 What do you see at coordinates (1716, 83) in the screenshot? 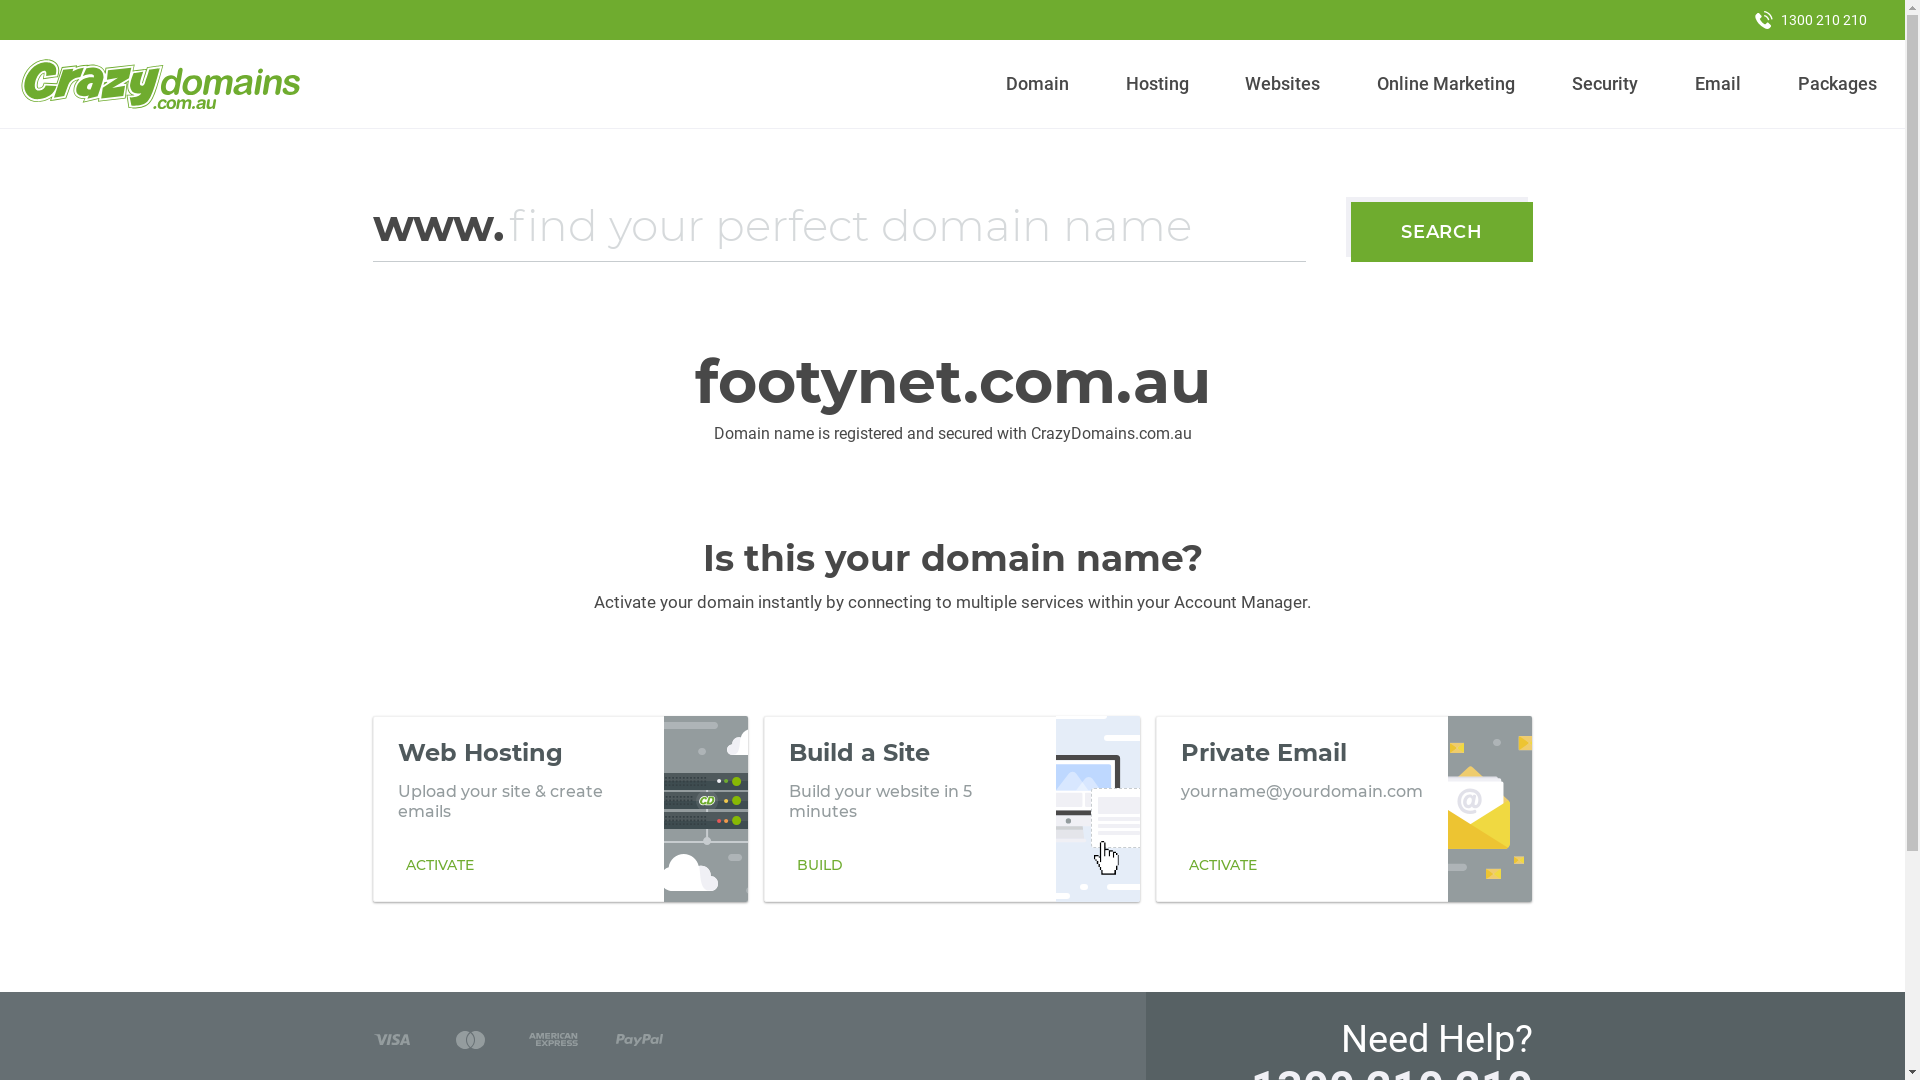
I see `'Email'` at bounding box center [1716, 83].